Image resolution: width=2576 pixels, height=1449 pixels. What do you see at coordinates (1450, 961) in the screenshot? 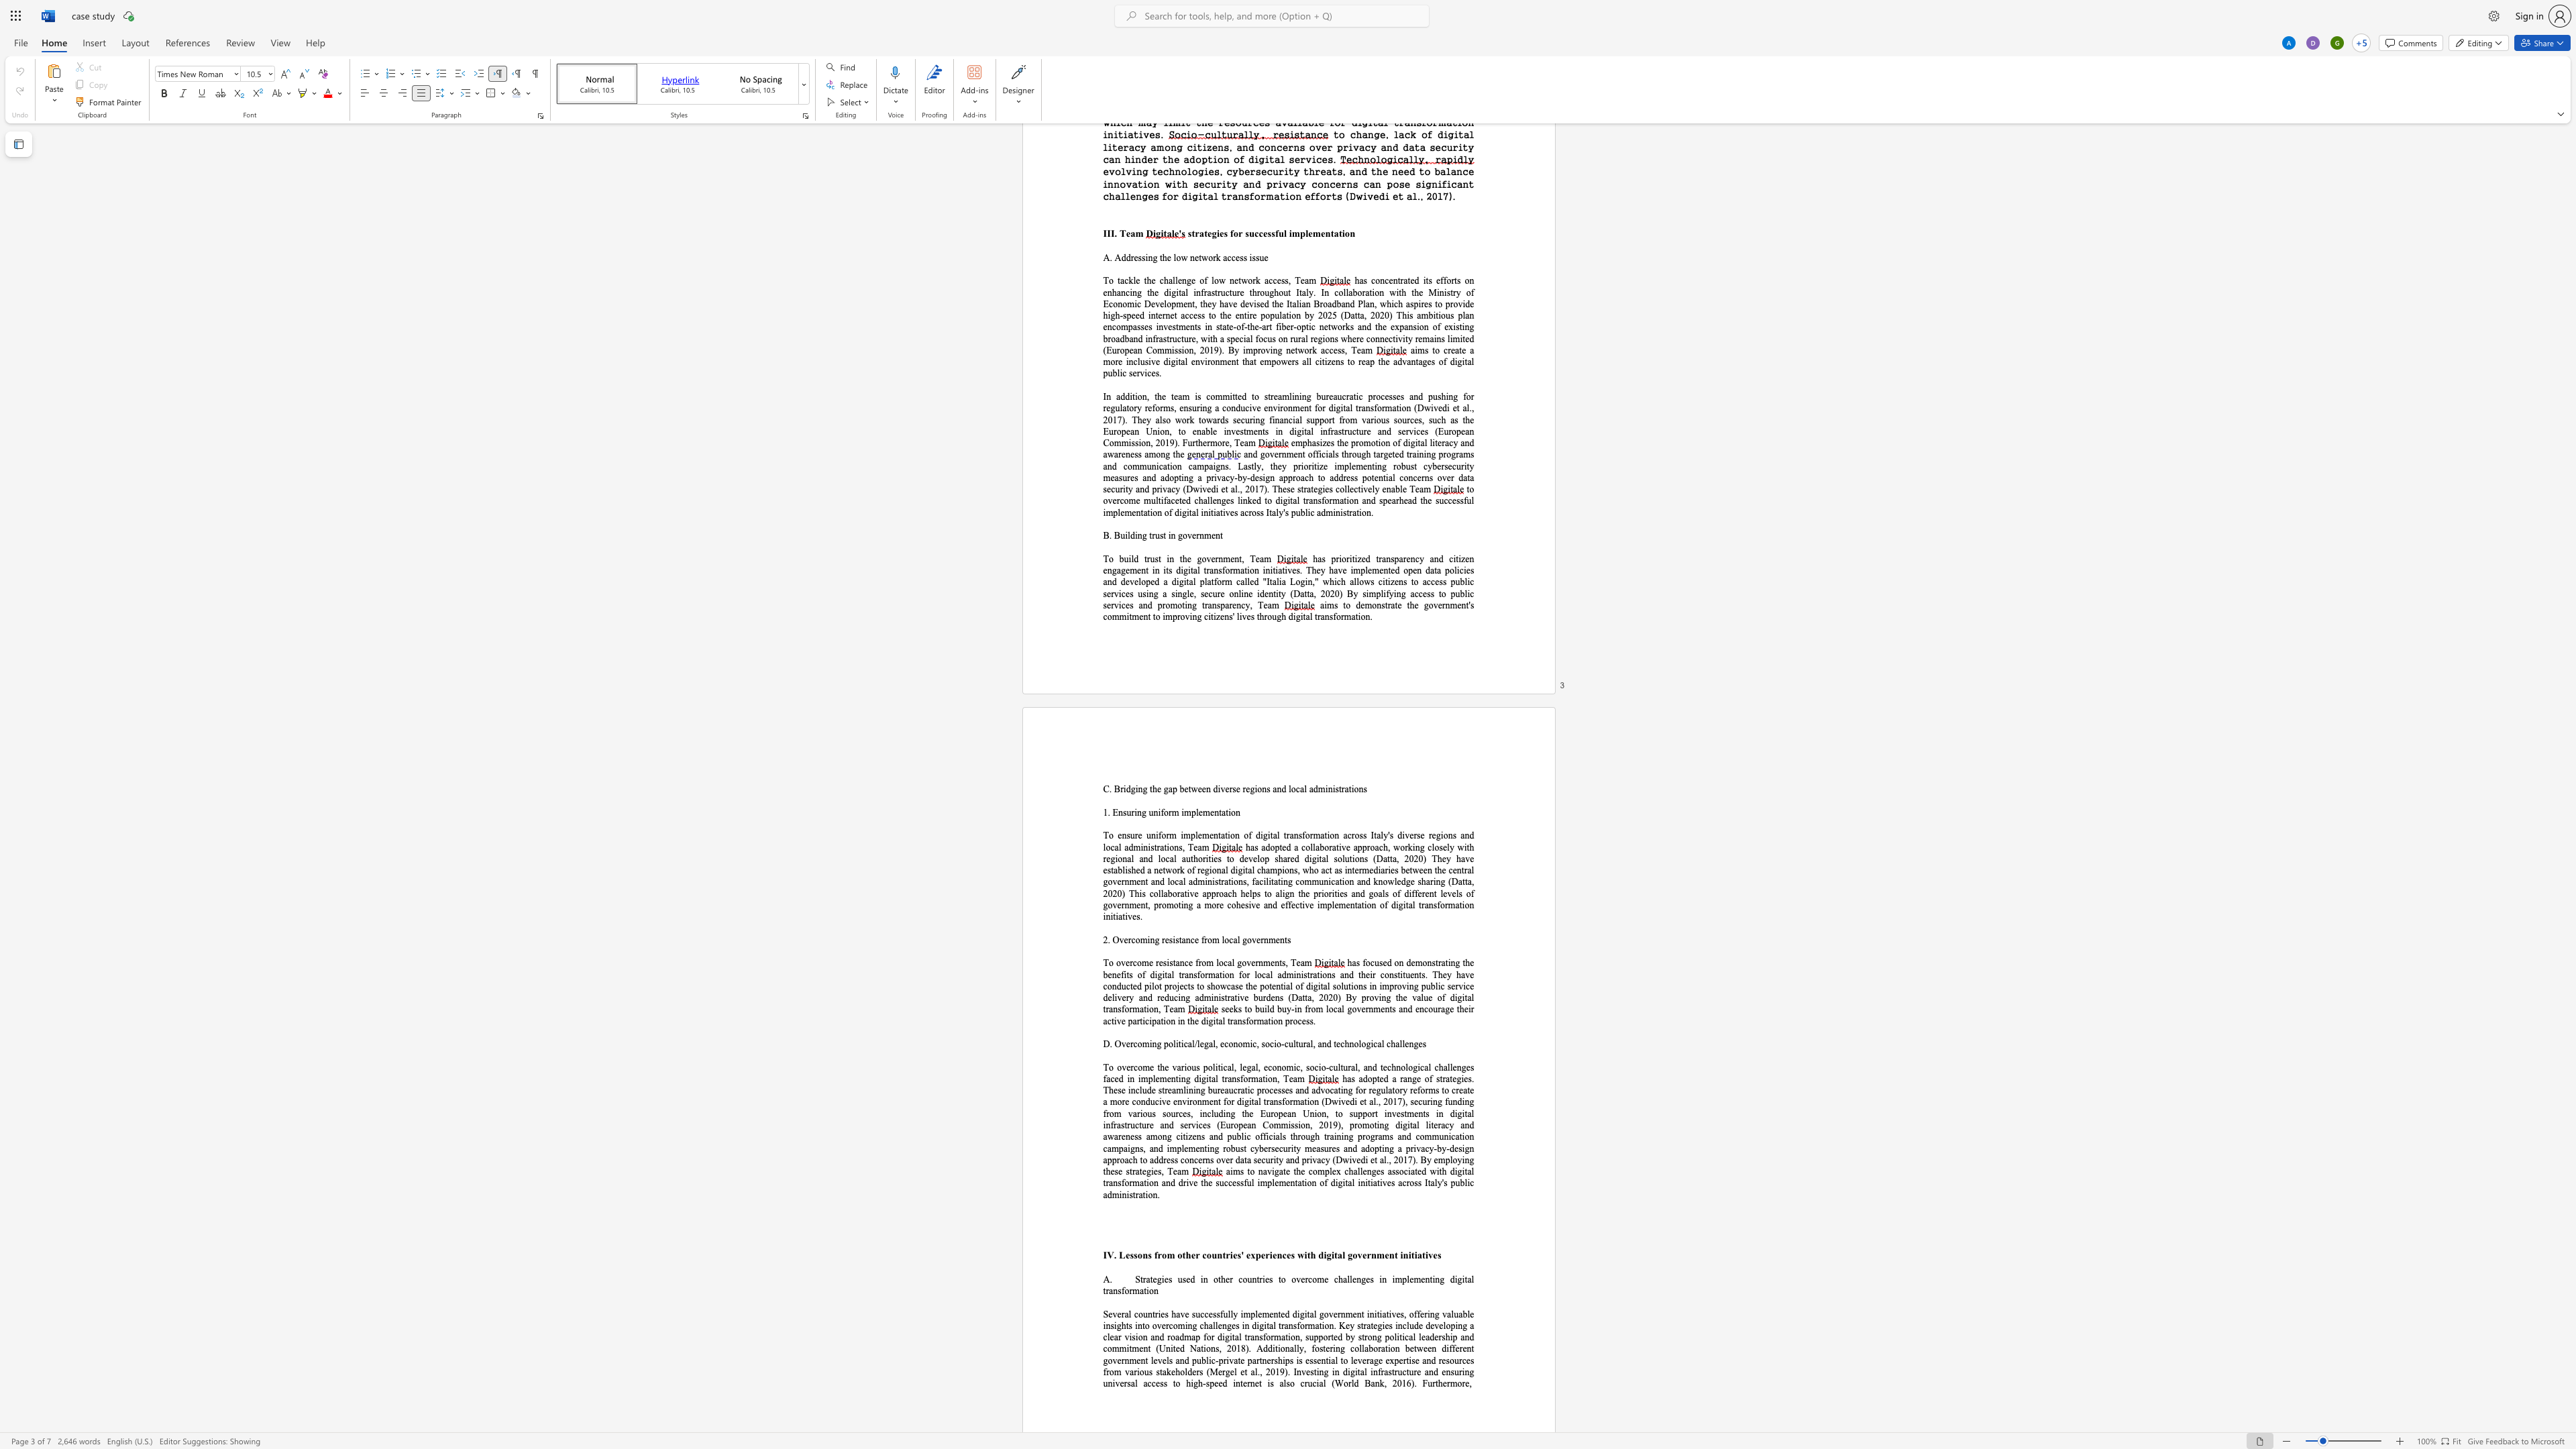
I see `the space between the continuous character "i" and "n" in the text` at bounding box center [1450, 961].